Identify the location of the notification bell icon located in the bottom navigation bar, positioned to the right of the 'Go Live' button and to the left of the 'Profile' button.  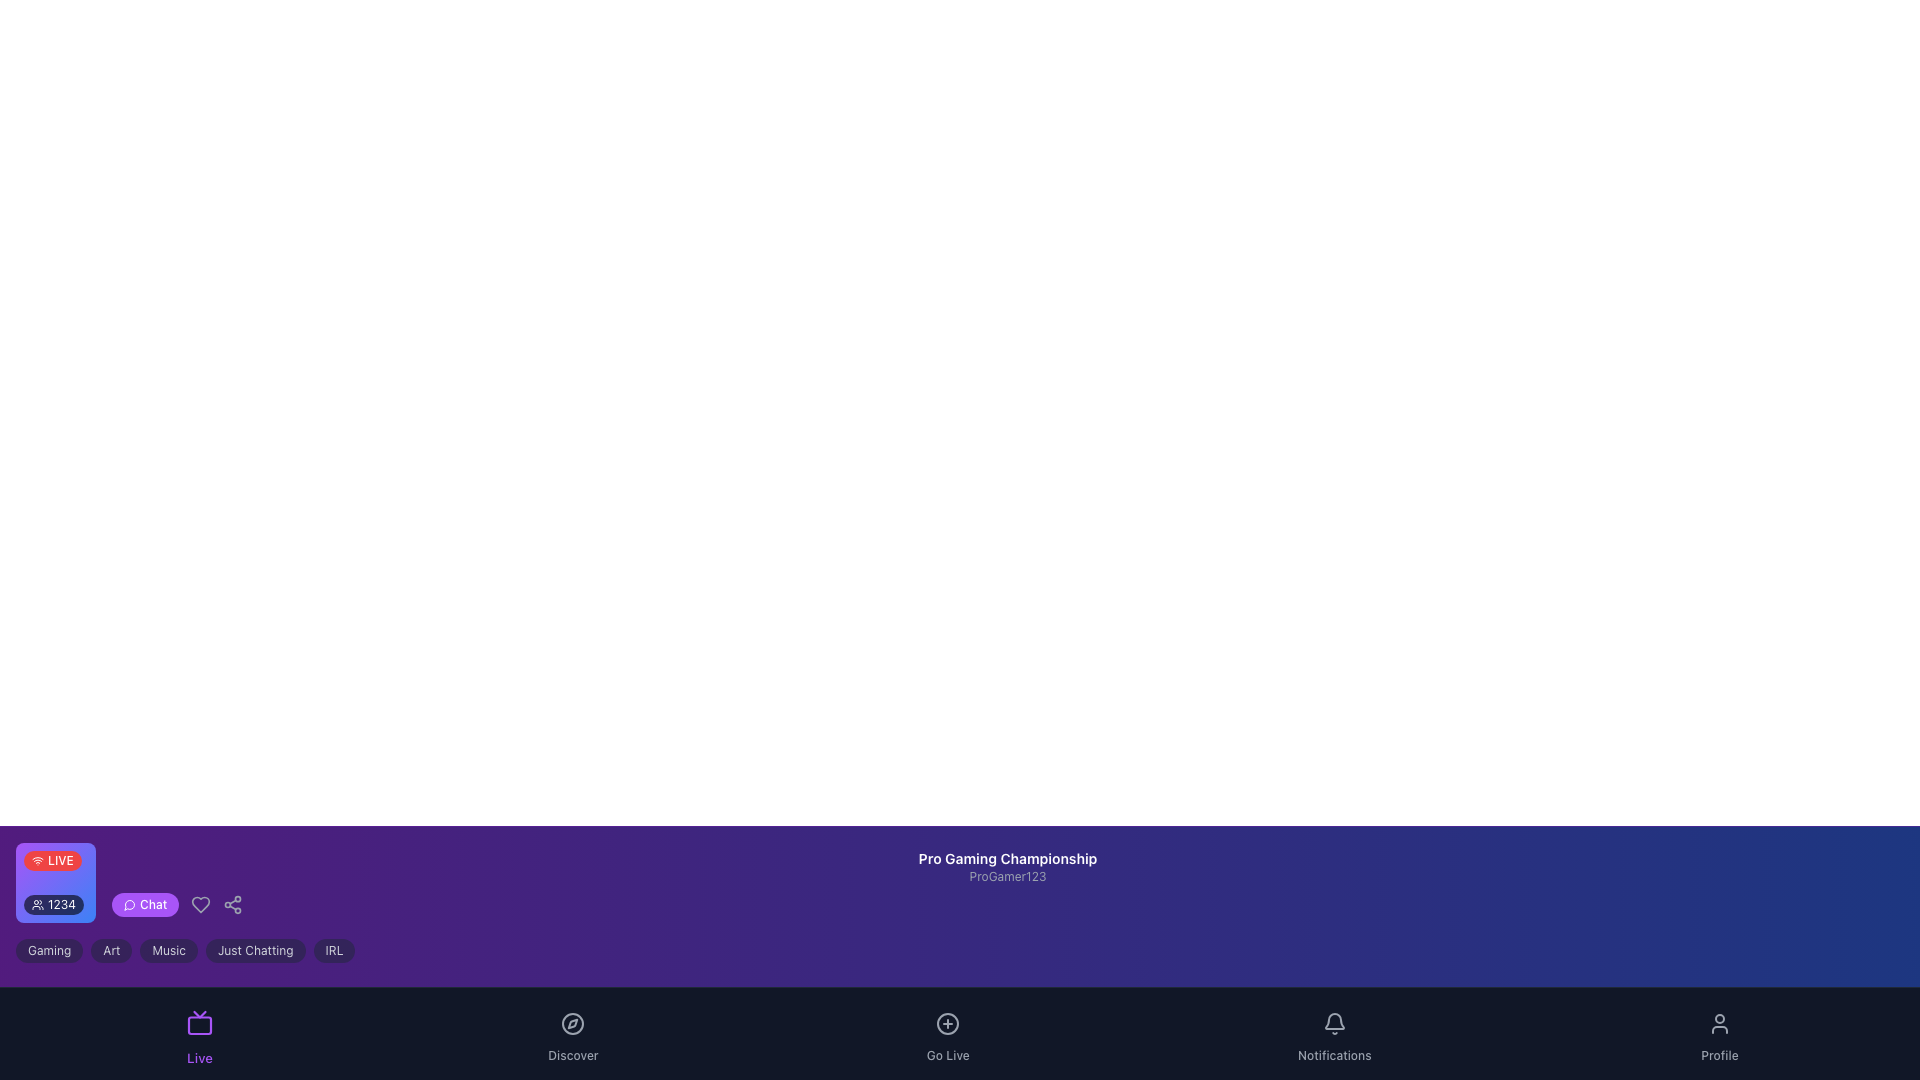
(1334, 1023).